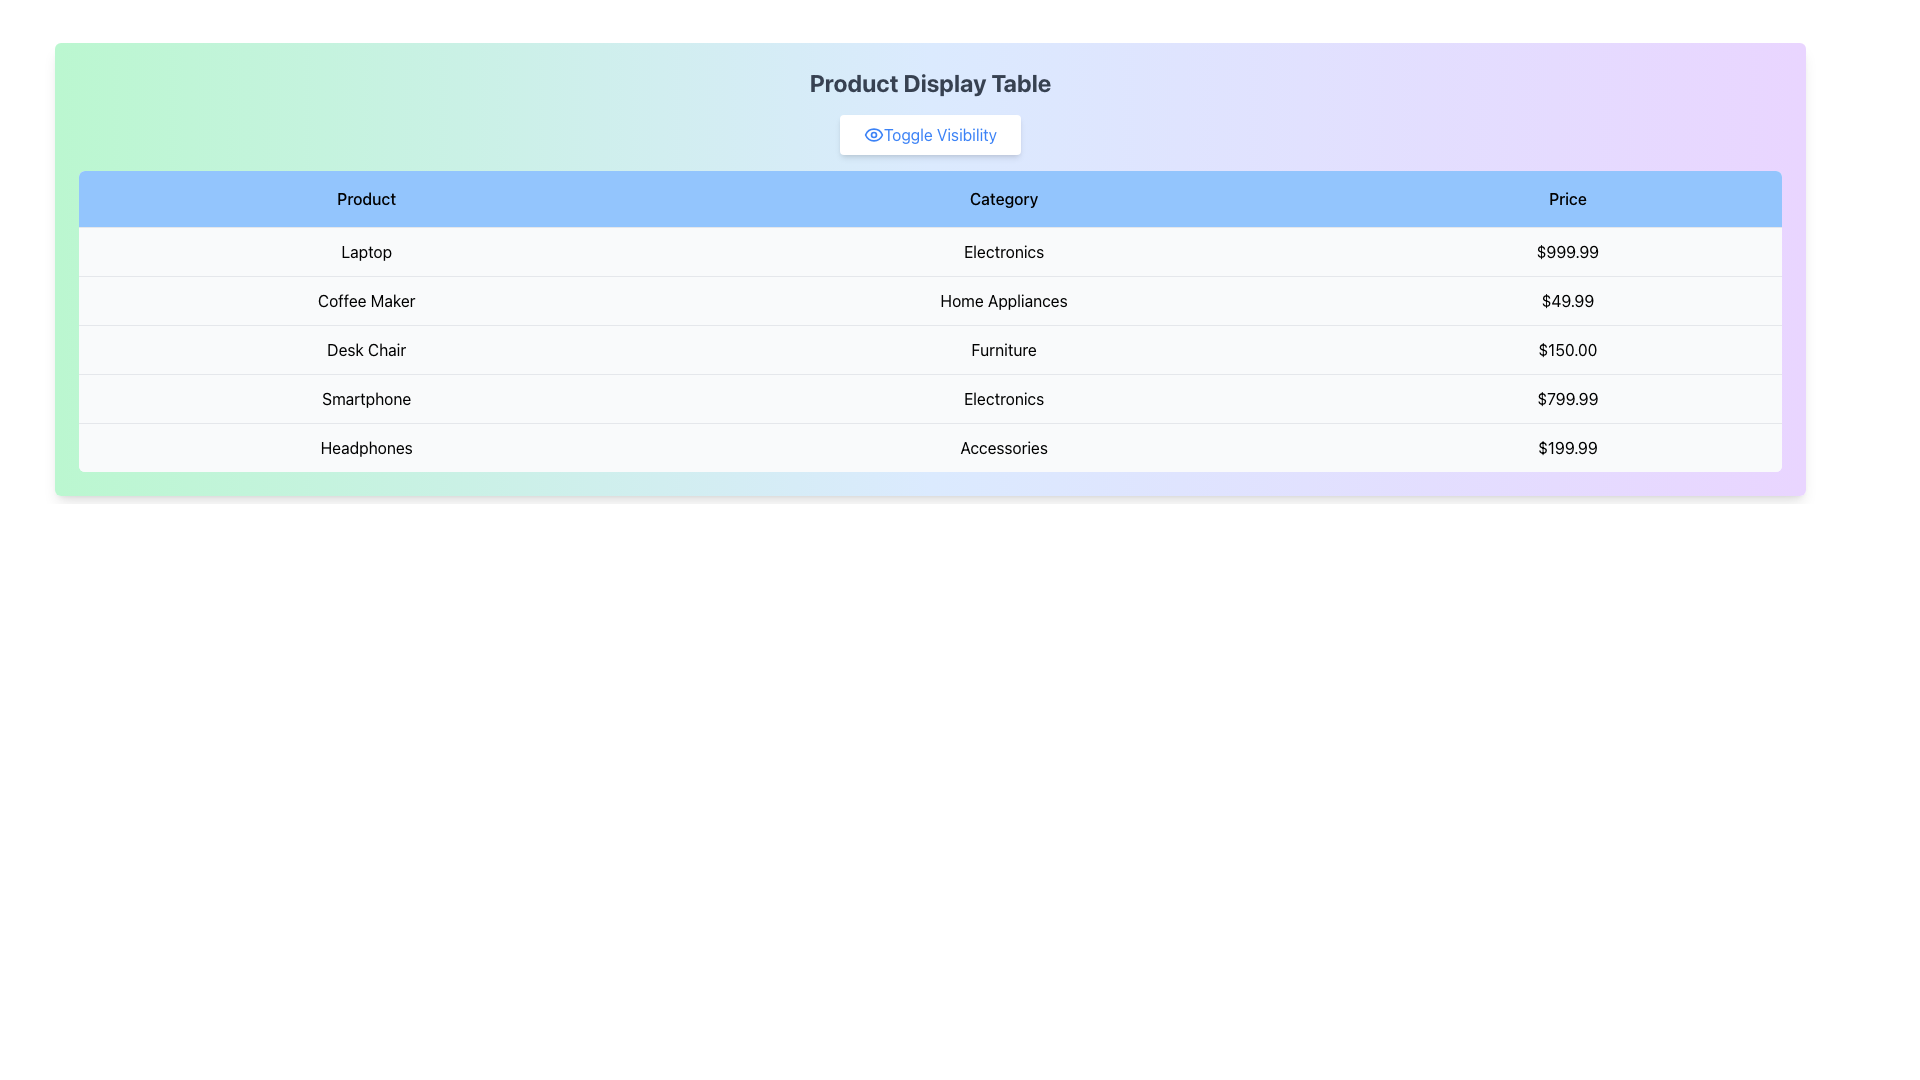  Describe the element at coordinates (1566, 300) in the screenshot. I see `the price text label displaying '$49.99' in bold black text, located in the third column of the second row under the 'Price' header` at that location.